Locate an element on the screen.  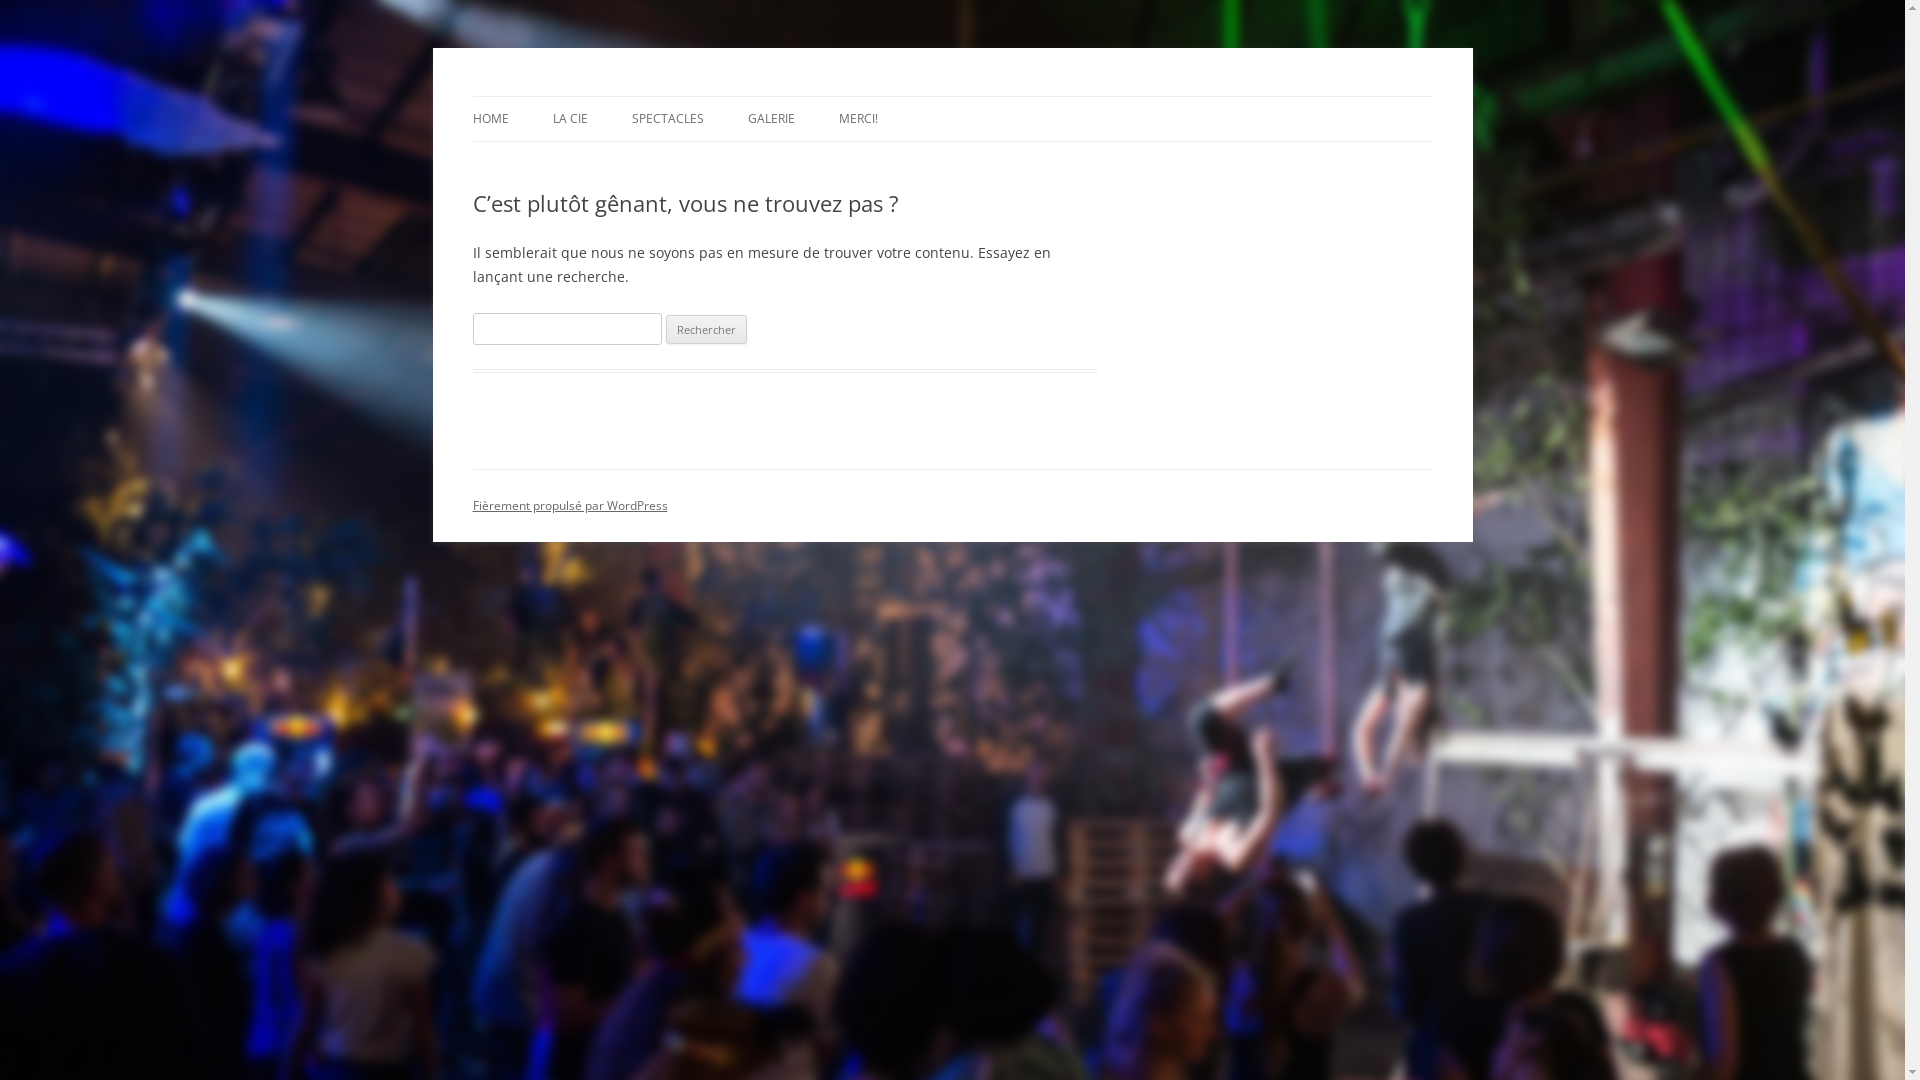
'SPECTACLES' is located at coordinates (667, 119).